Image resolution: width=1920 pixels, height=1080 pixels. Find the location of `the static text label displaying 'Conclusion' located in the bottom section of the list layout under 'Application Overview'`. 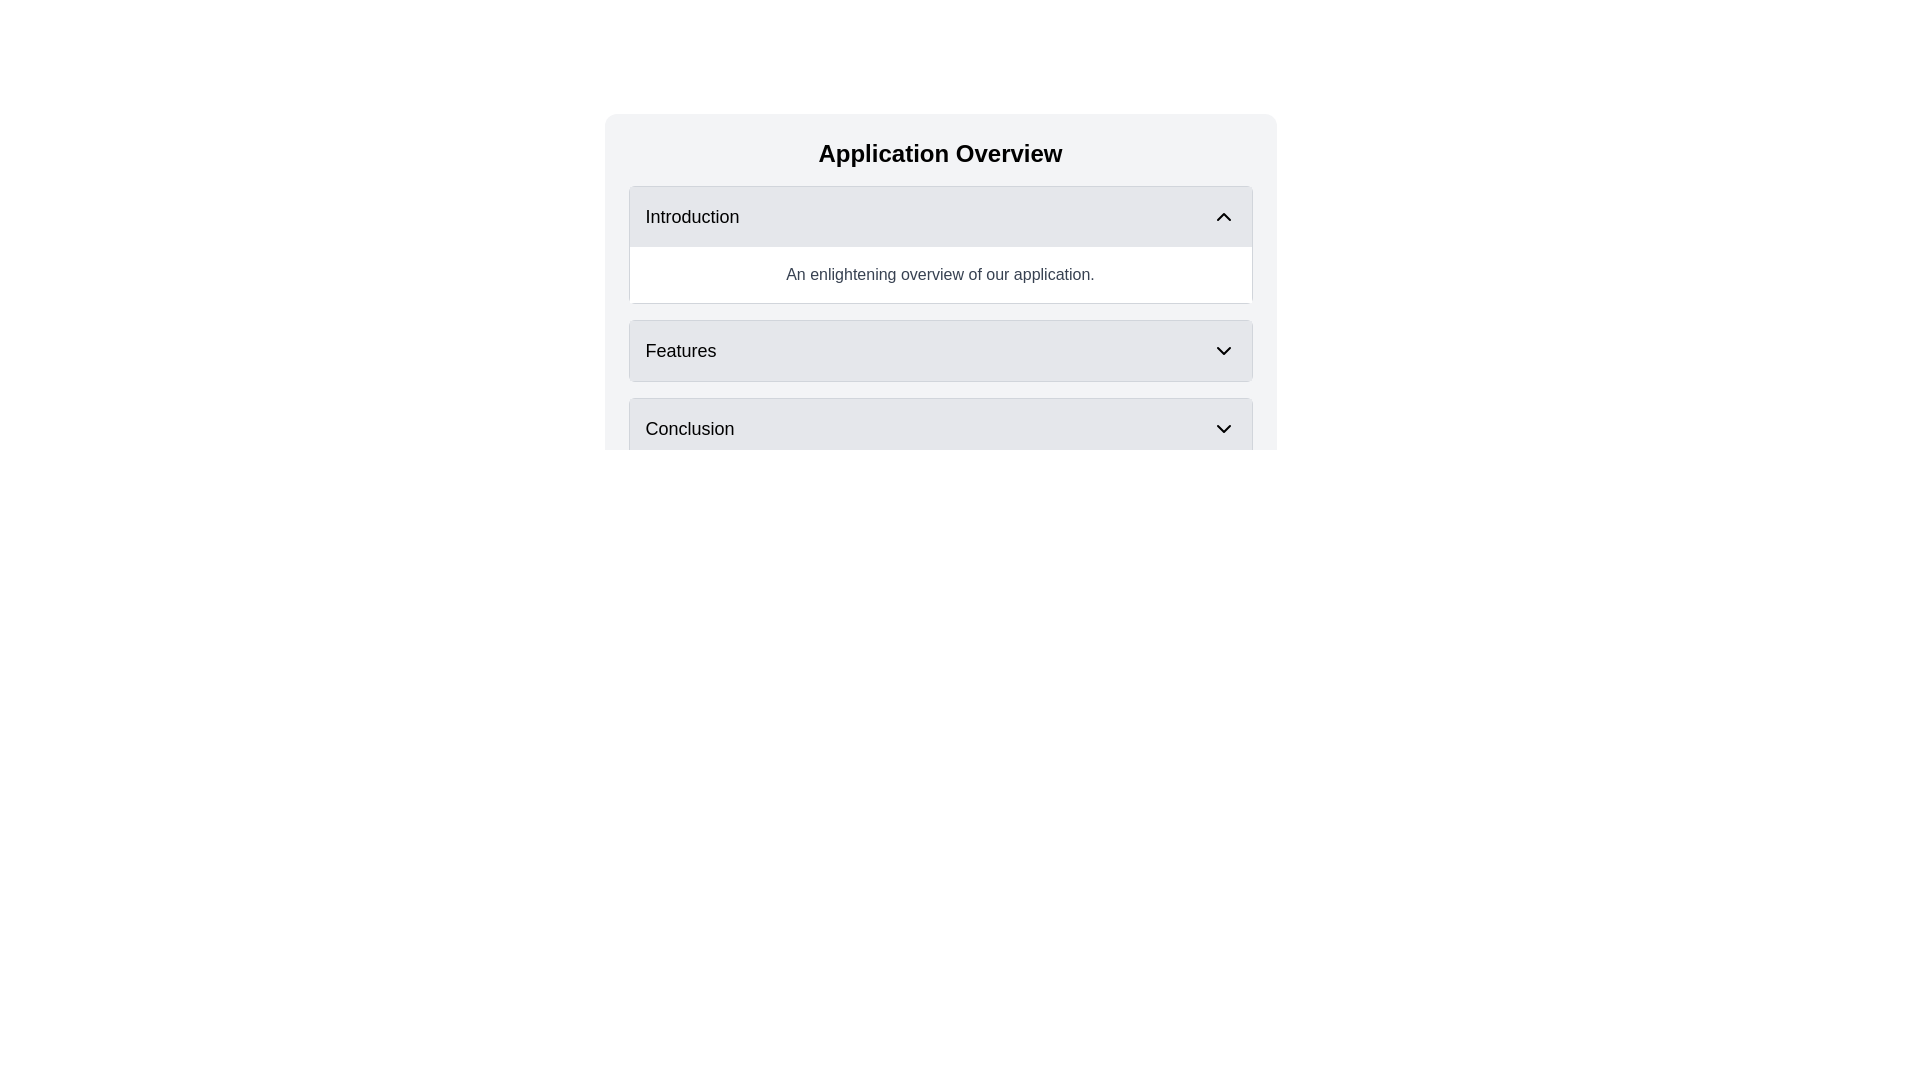

the static text label displaying 'Conclusion' located in the bottom section of the list layout under 'Application Overview' is located at coordinates (690, 427).